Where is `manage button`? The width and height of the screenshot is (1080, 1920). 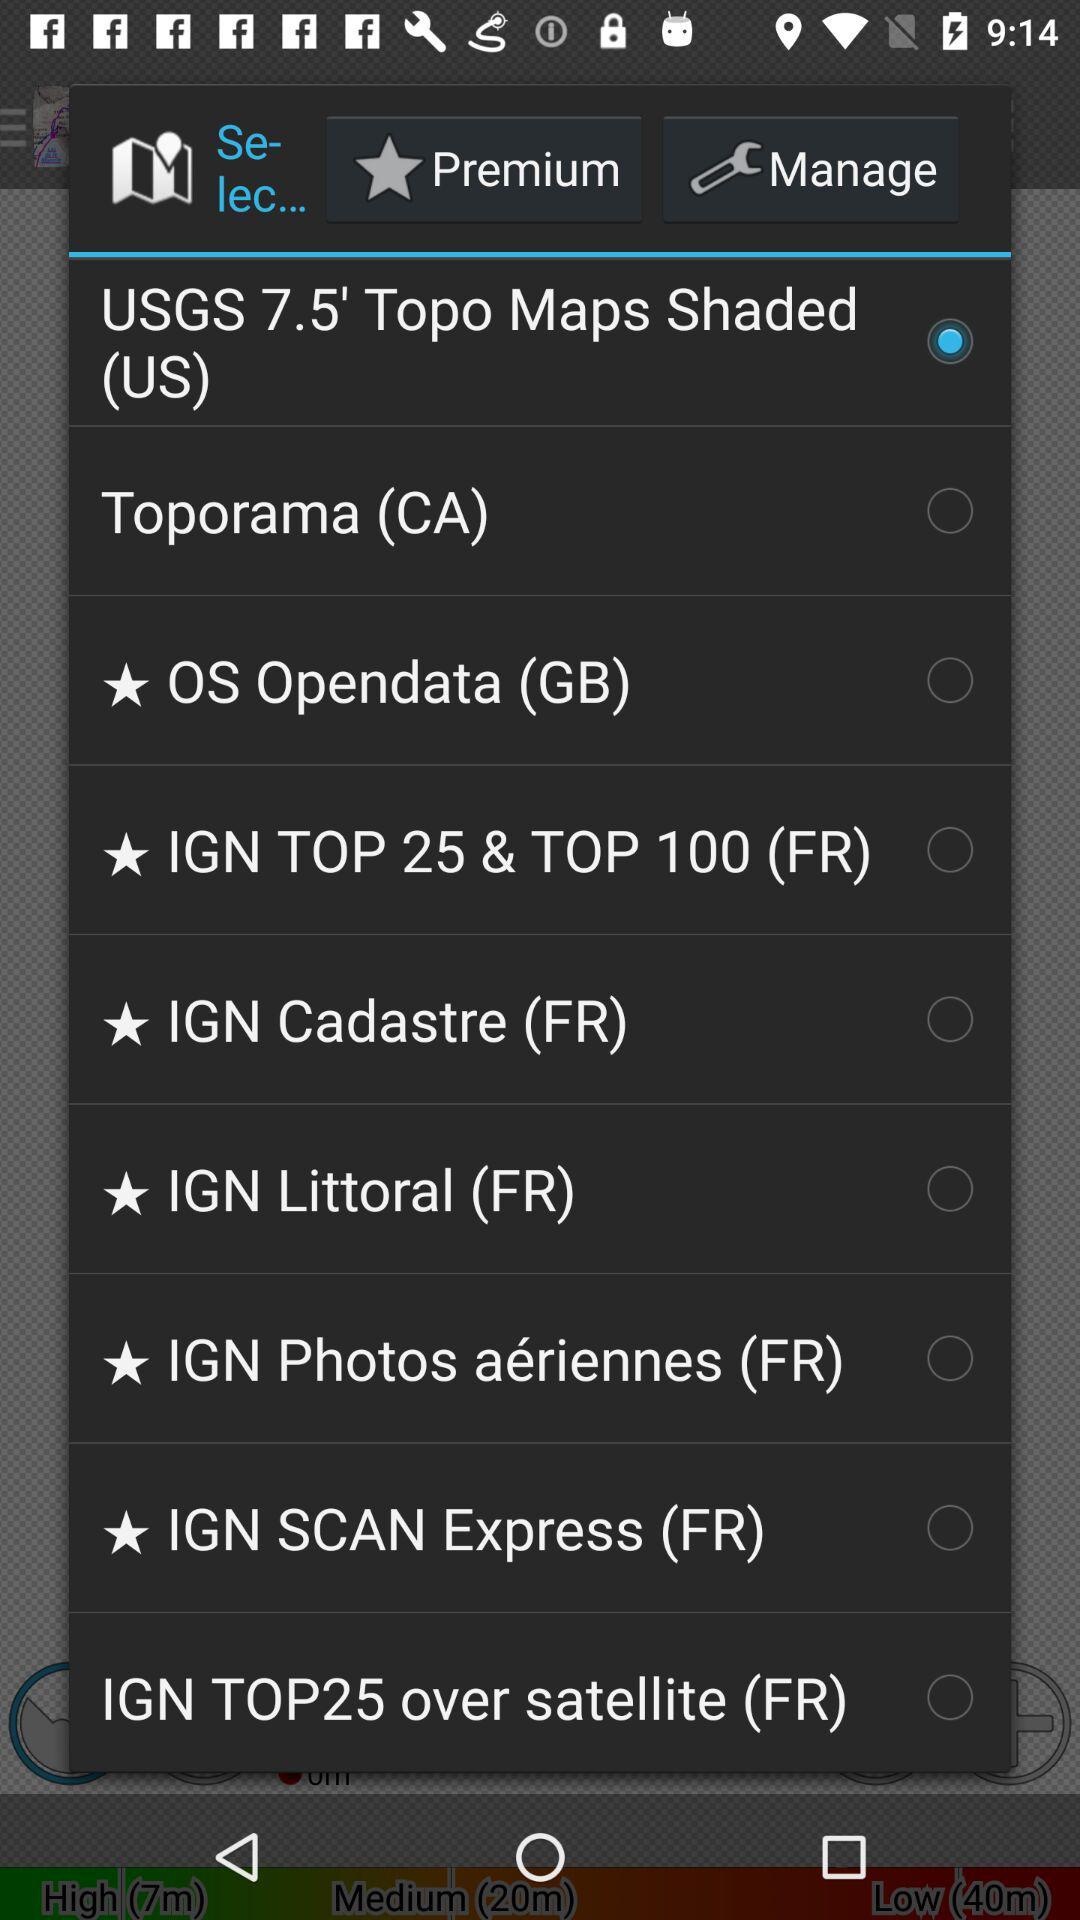 manage button is located at coordinates (810, 168).